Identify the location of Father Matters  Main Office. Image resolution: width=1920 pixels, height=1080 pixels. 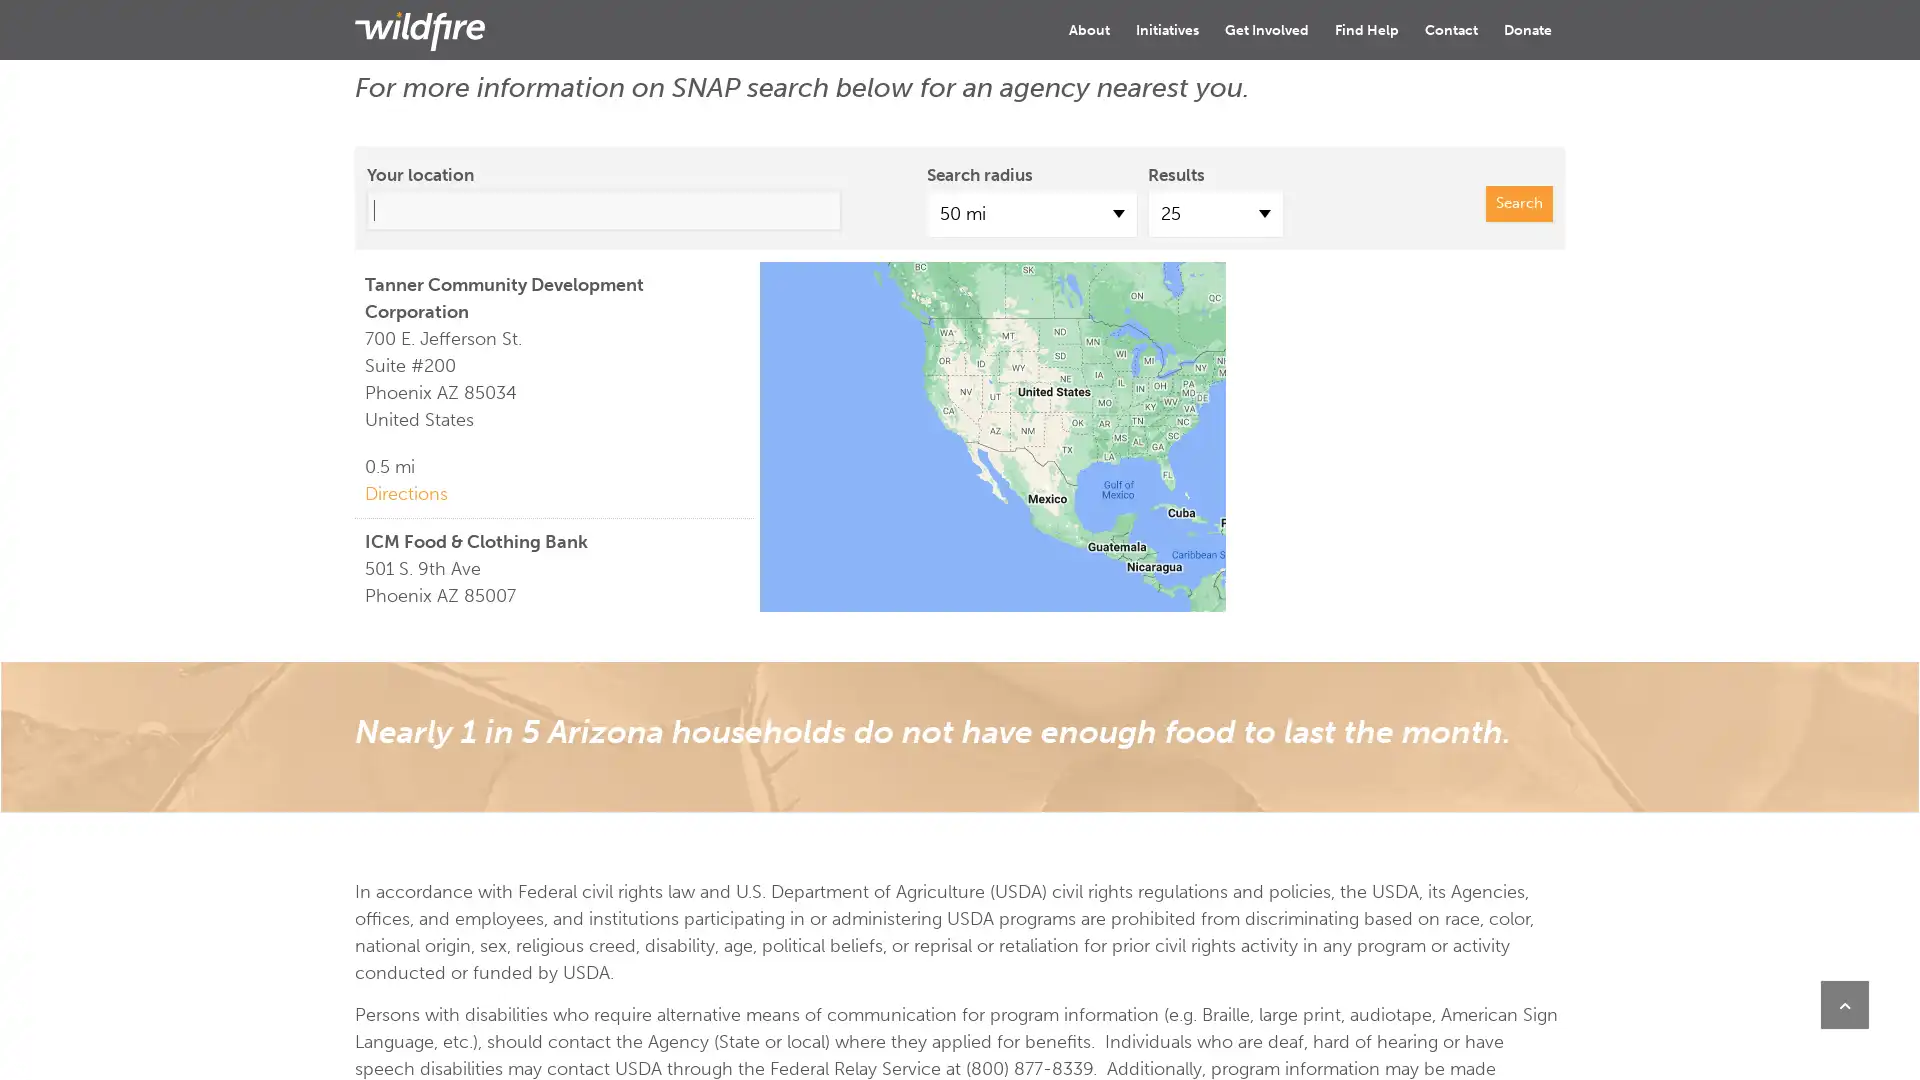
(1195, 462).